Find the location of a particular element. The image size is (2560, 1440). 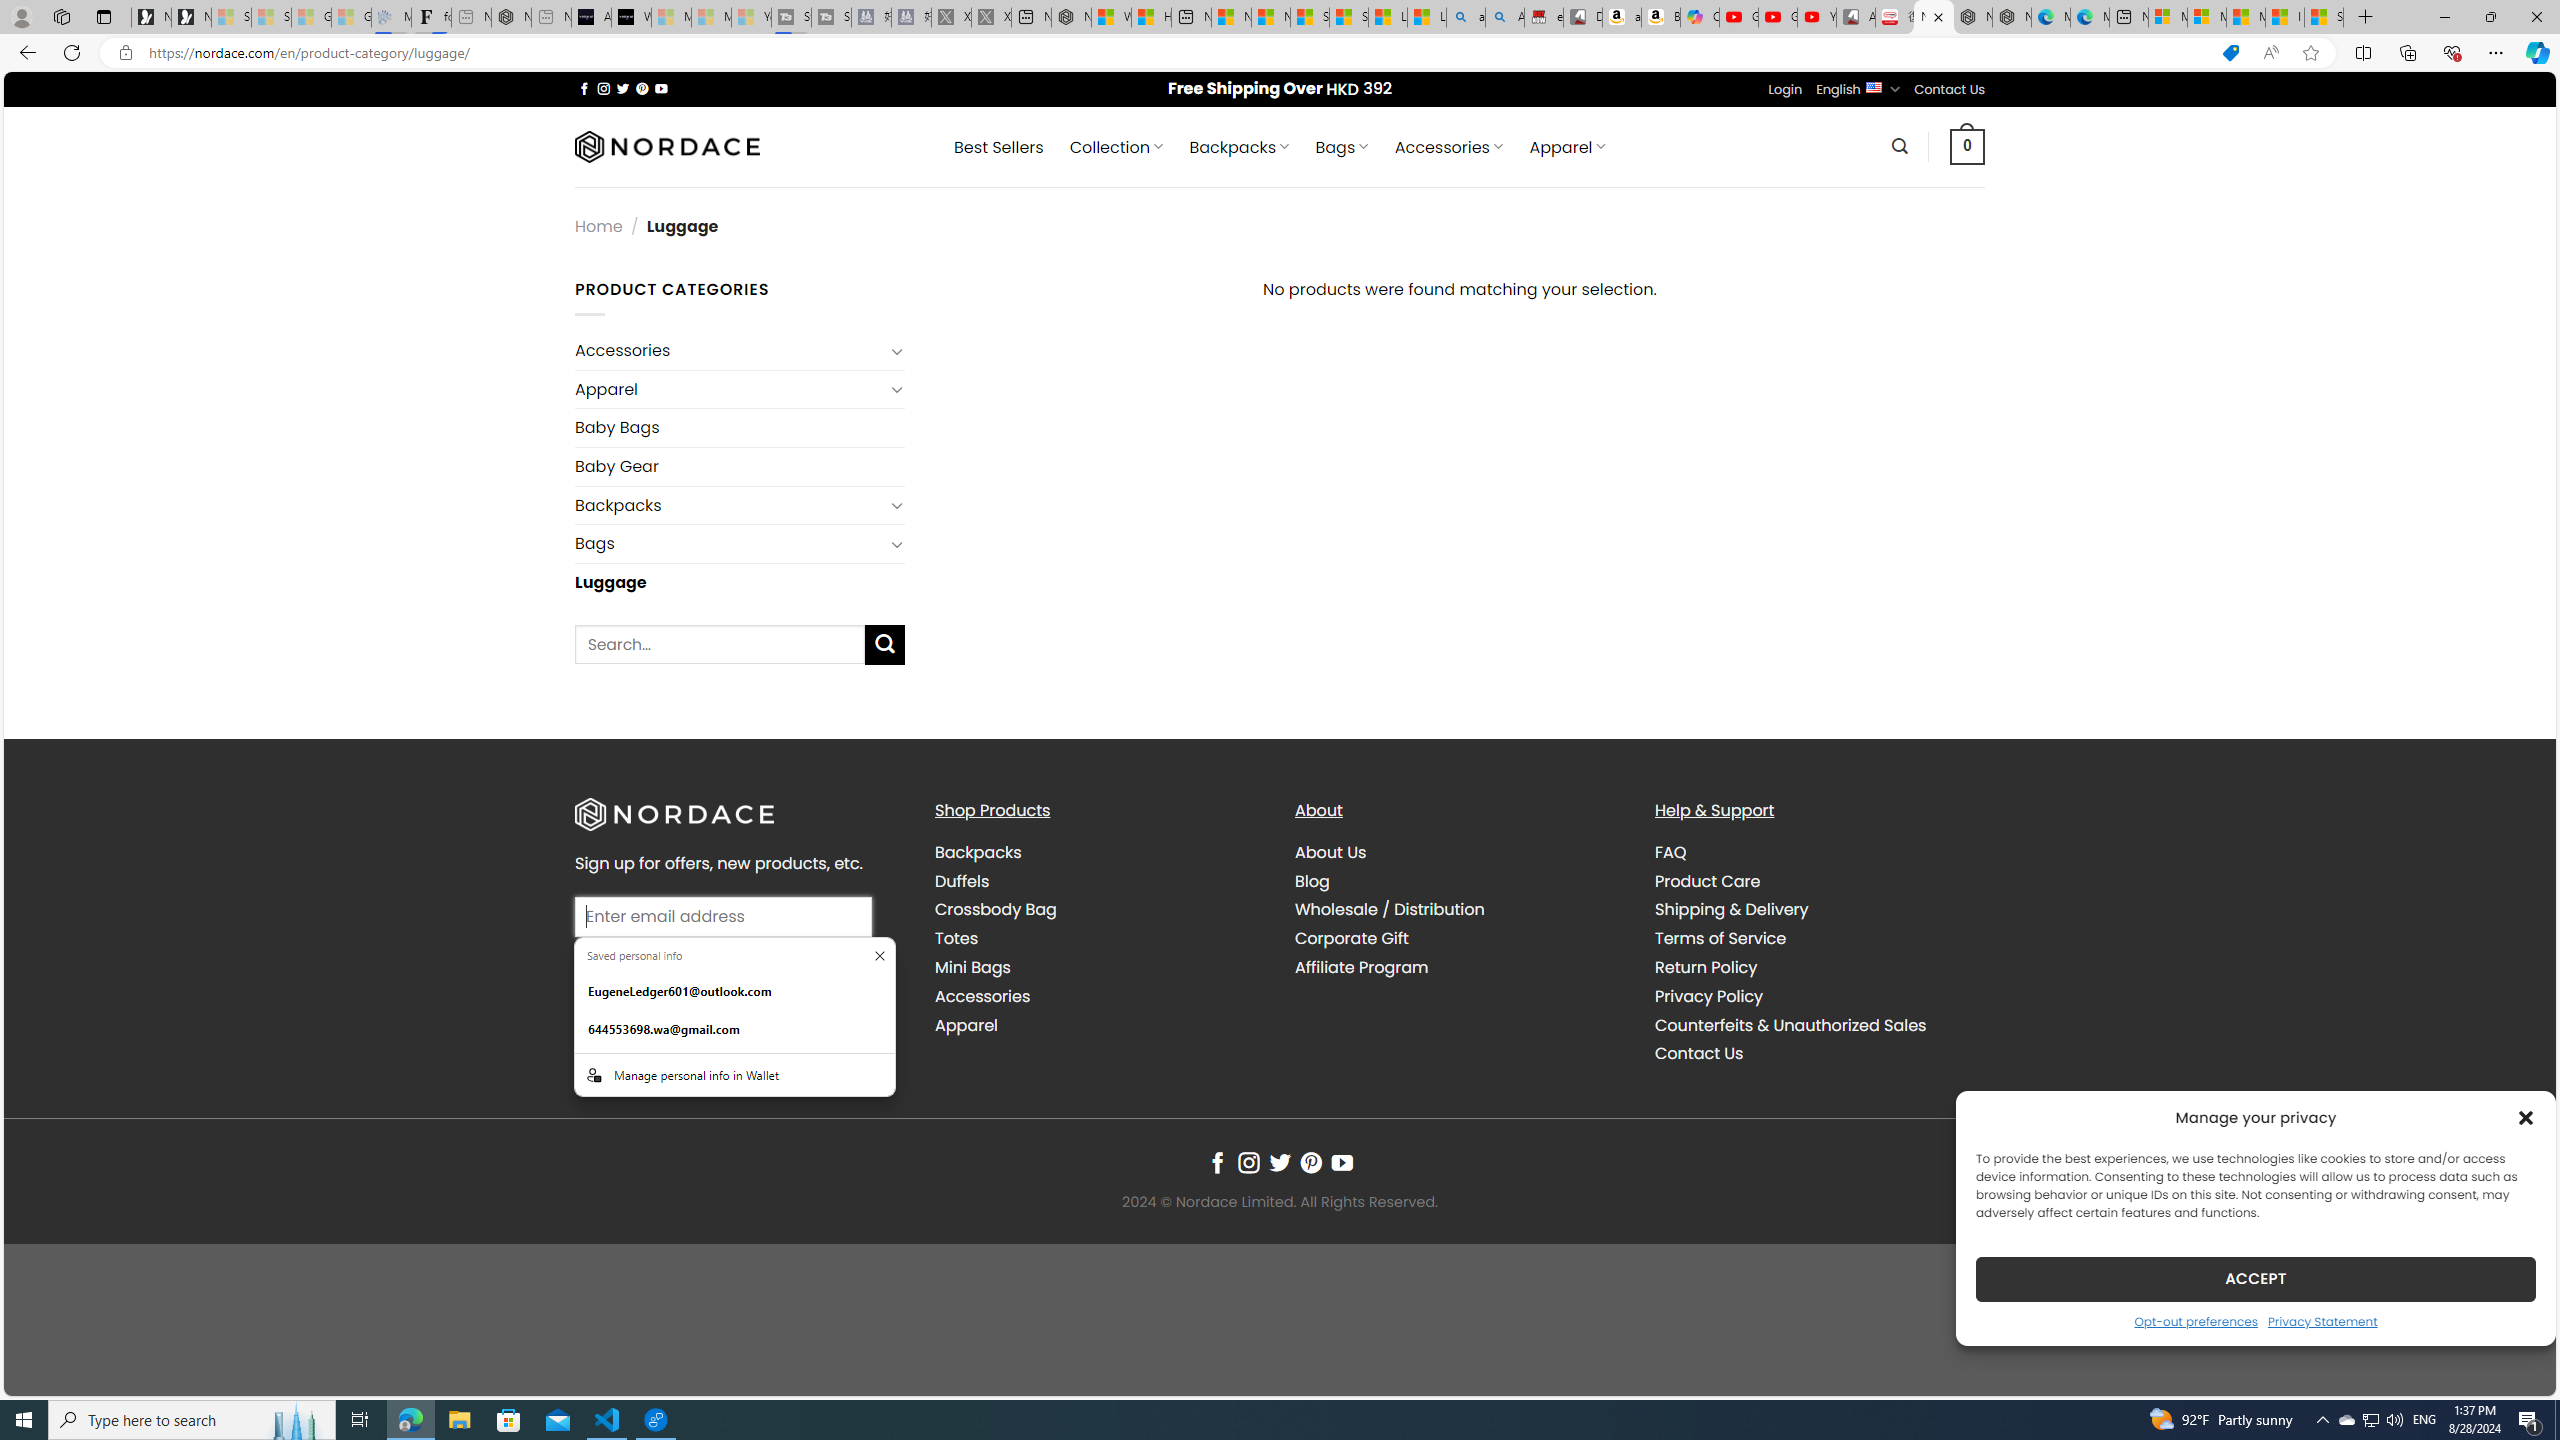

'Copilot (Ctrl+Shift+.)' is located at coordinates (2535, 51).